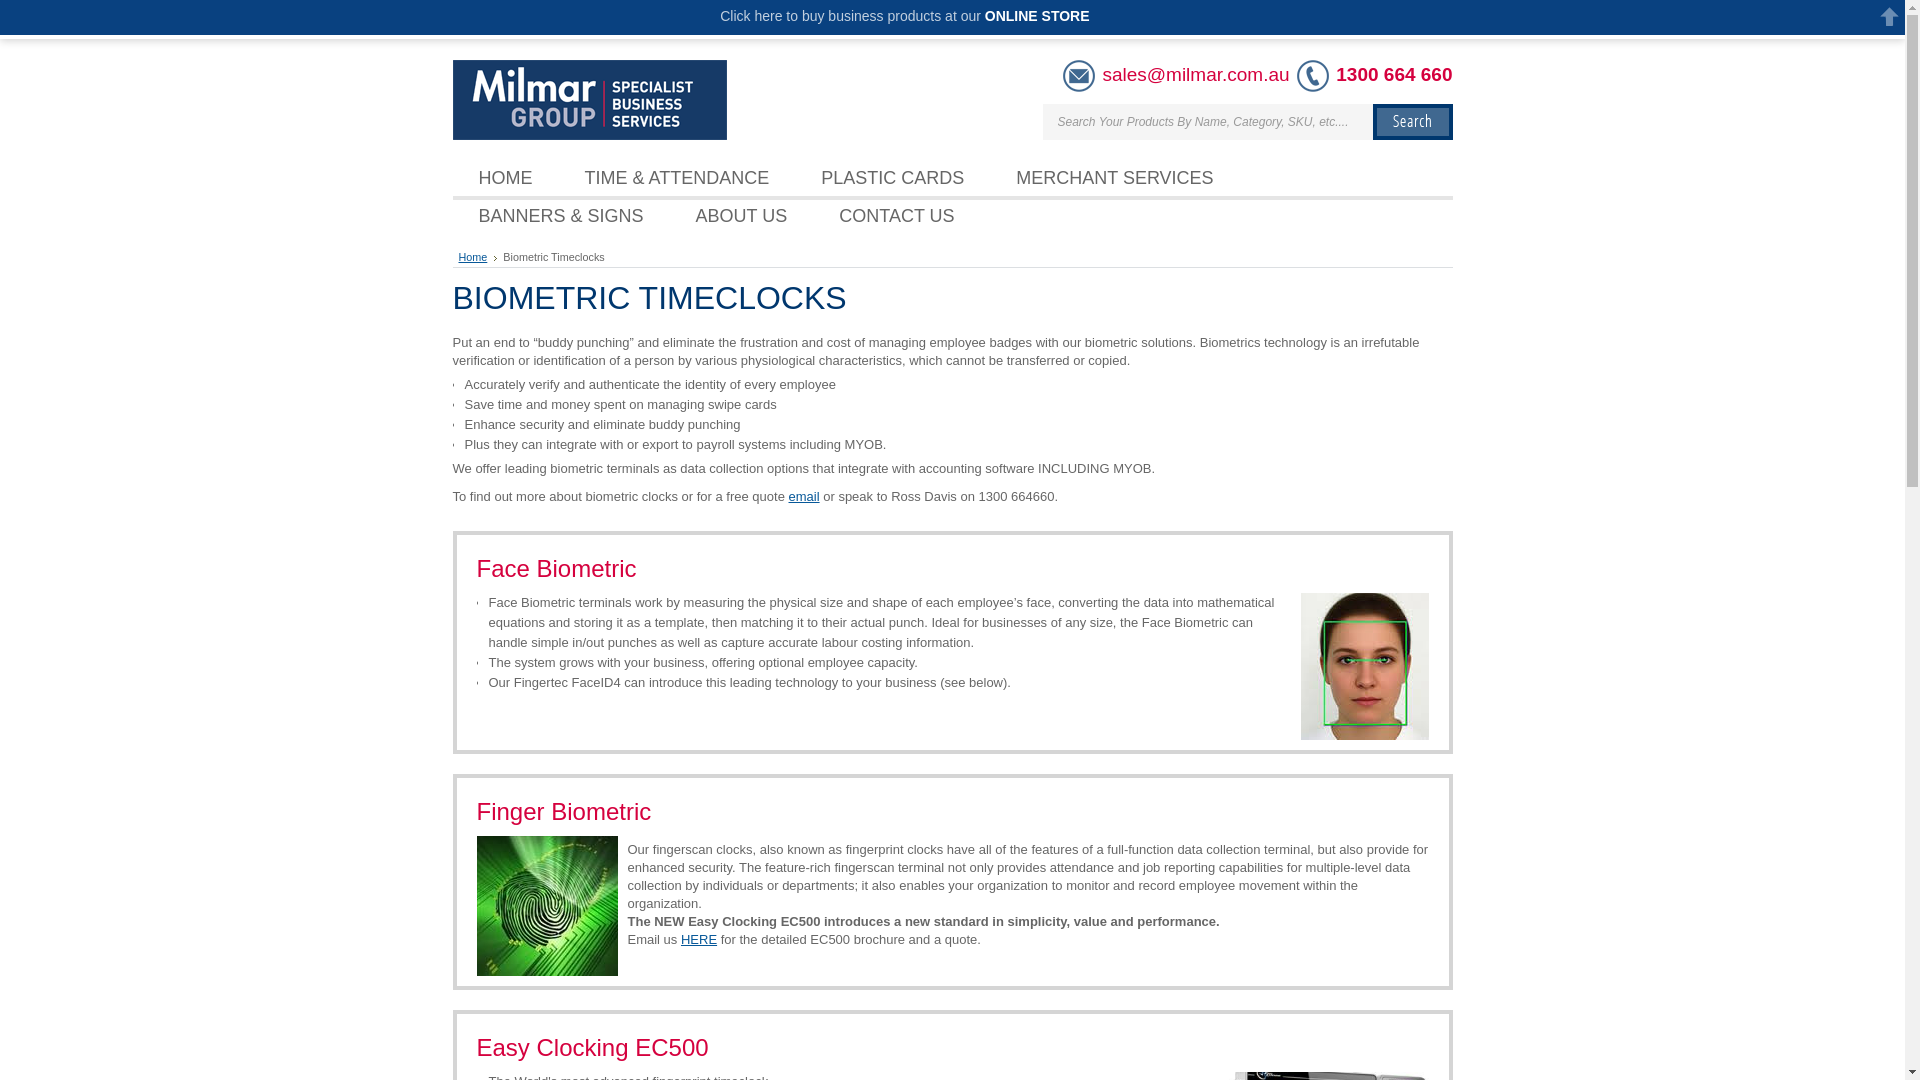 This screenshot has width=1920, height=1080. I want to click on 'MERCHANT SERVICES', so click(1113, 176).